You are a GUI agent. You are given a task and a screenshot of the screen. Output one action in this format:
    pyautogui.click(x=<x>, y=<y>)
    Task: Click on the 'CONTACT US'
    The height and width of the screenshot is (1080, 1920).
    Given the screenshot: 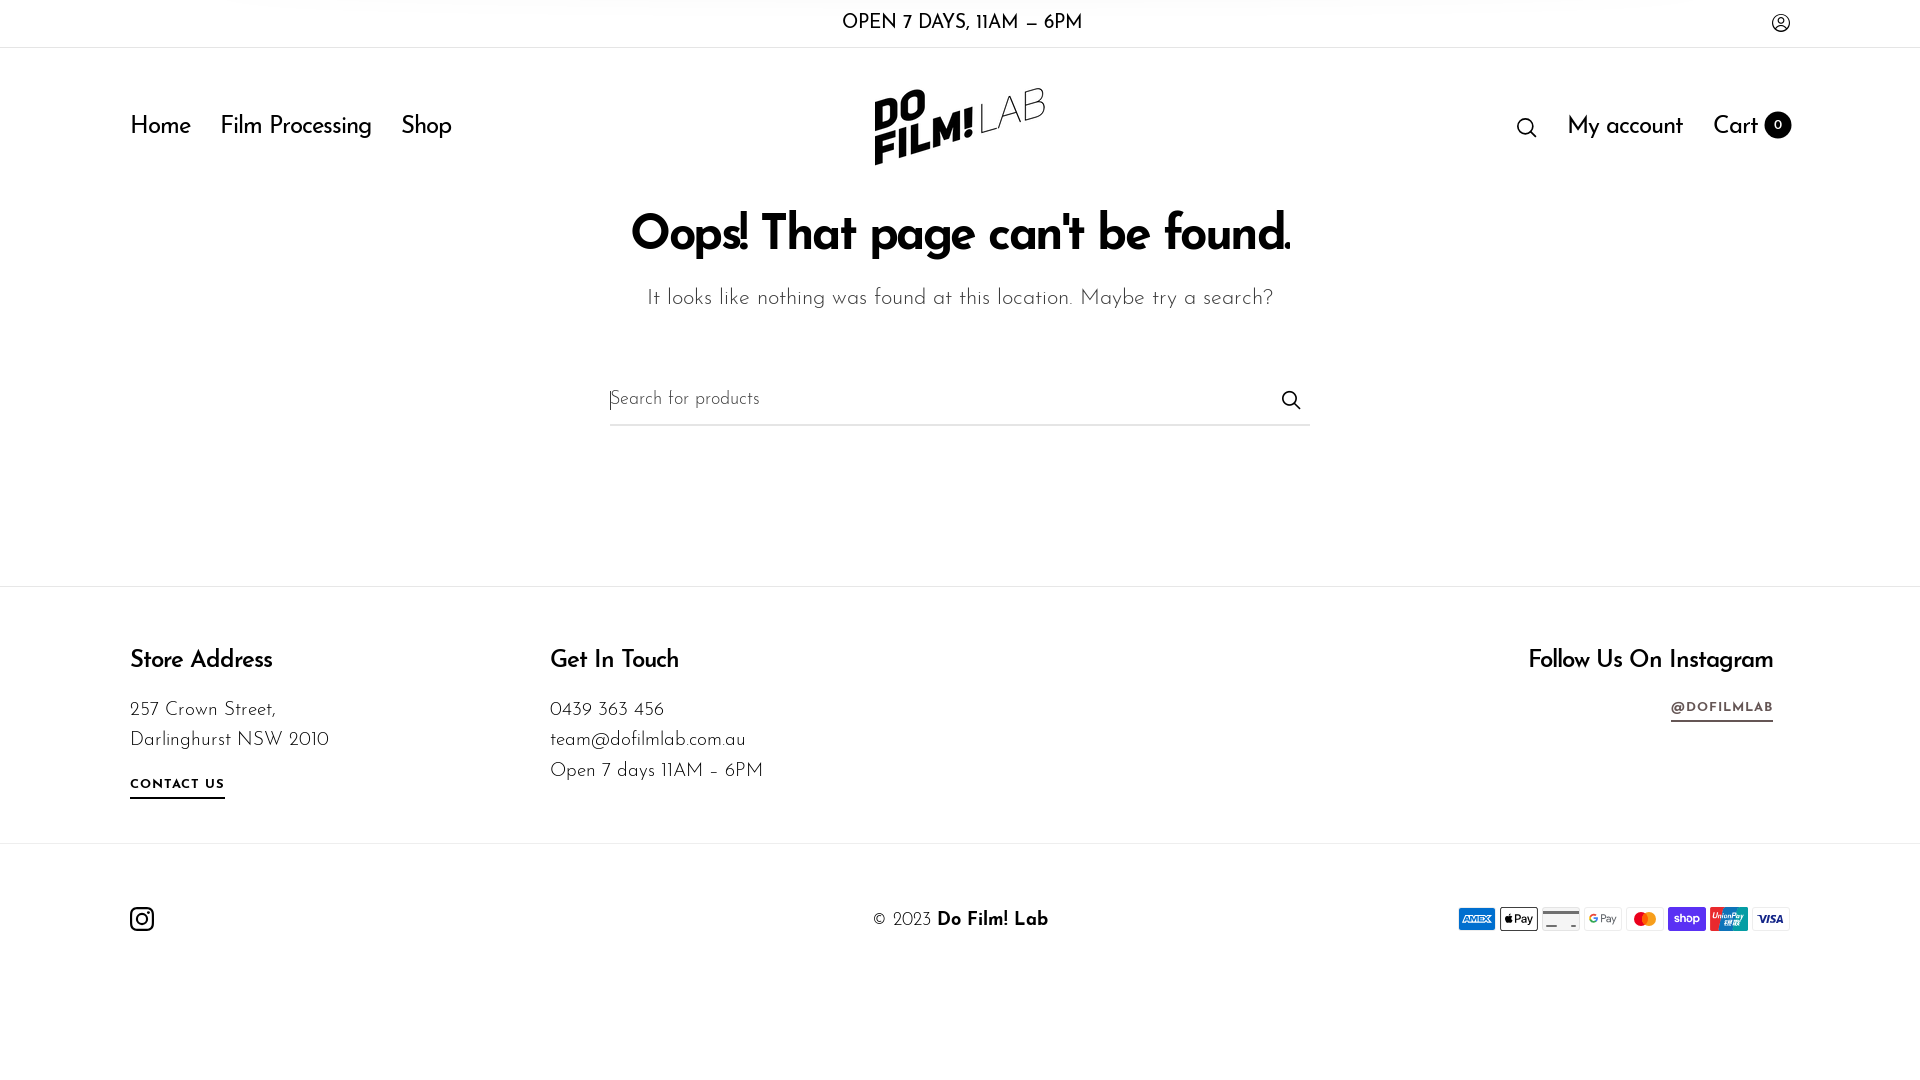 What is the action you would take?
    pyautogui.click(x=177, y=787)
    